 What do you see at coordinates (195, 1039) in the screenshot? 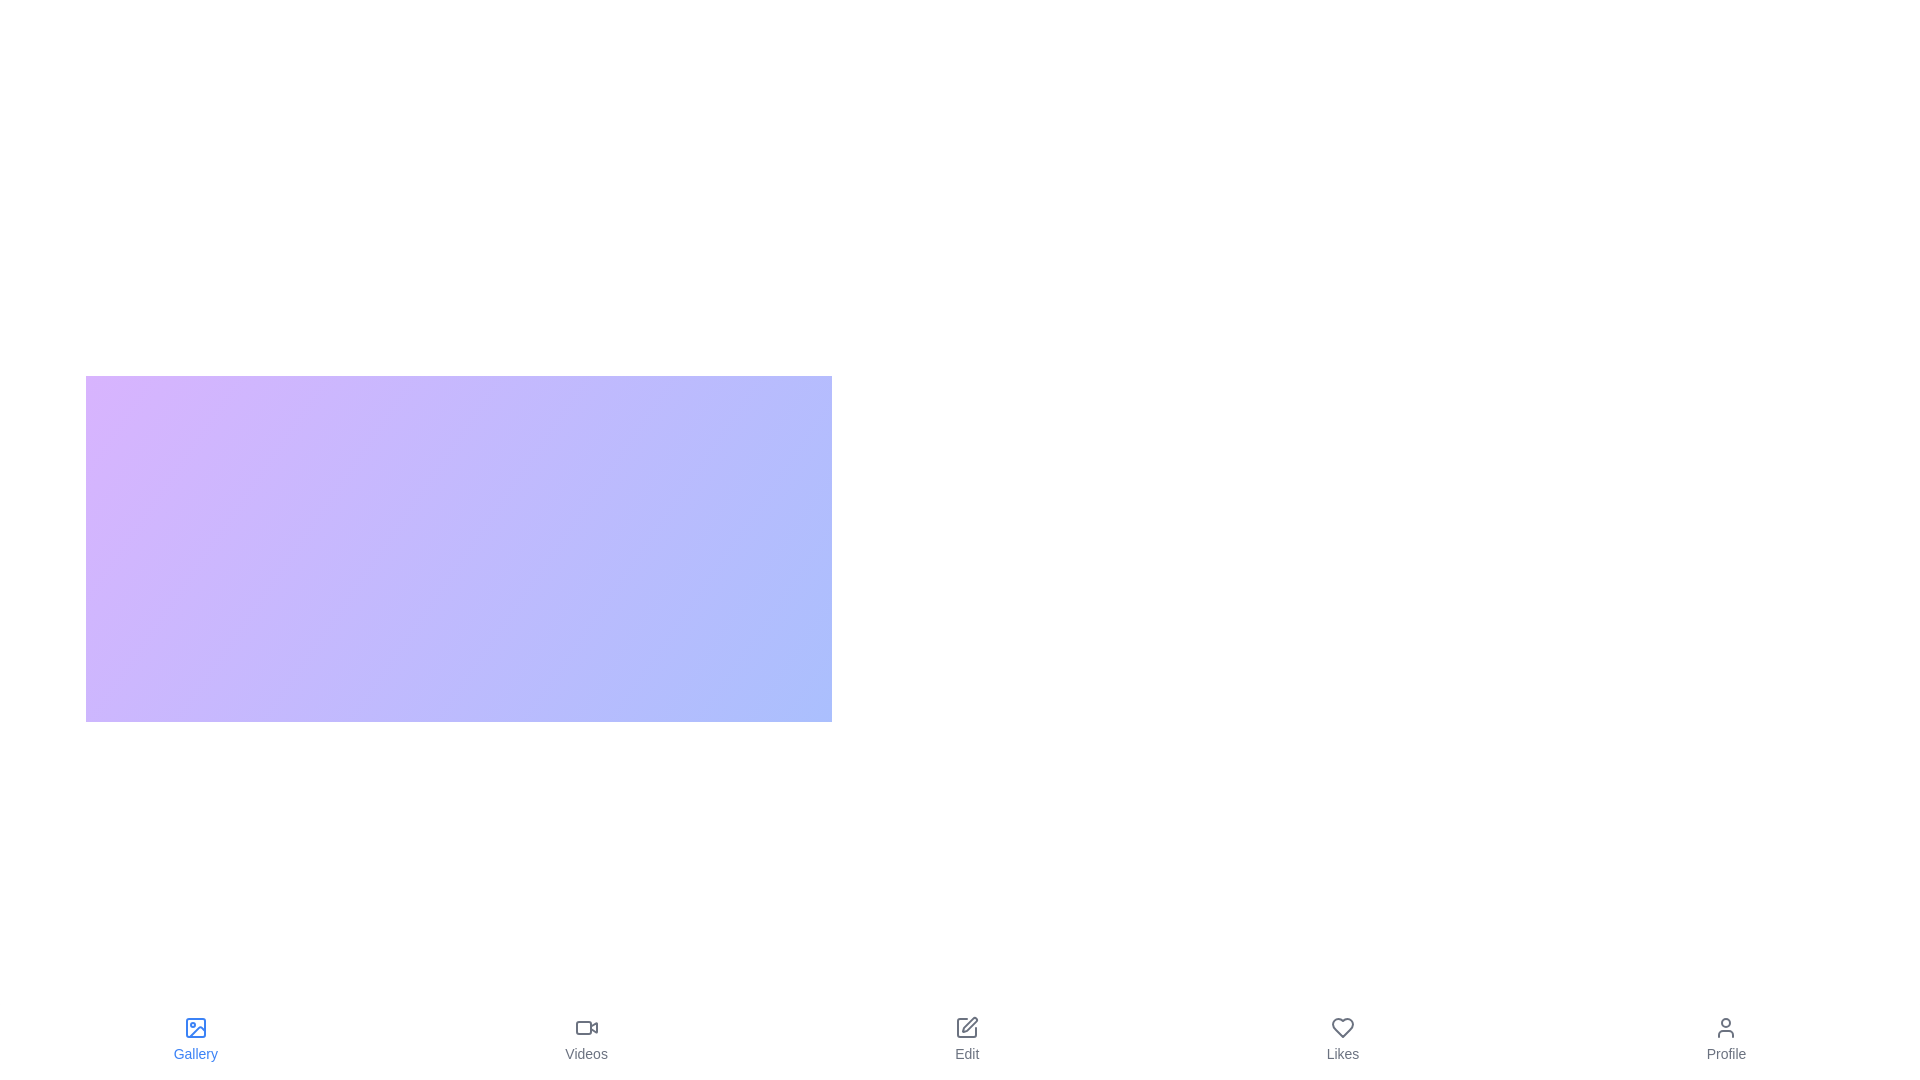
I see `the Gallery button to switch to the corresponding view` at bounding box center [195, 1039].